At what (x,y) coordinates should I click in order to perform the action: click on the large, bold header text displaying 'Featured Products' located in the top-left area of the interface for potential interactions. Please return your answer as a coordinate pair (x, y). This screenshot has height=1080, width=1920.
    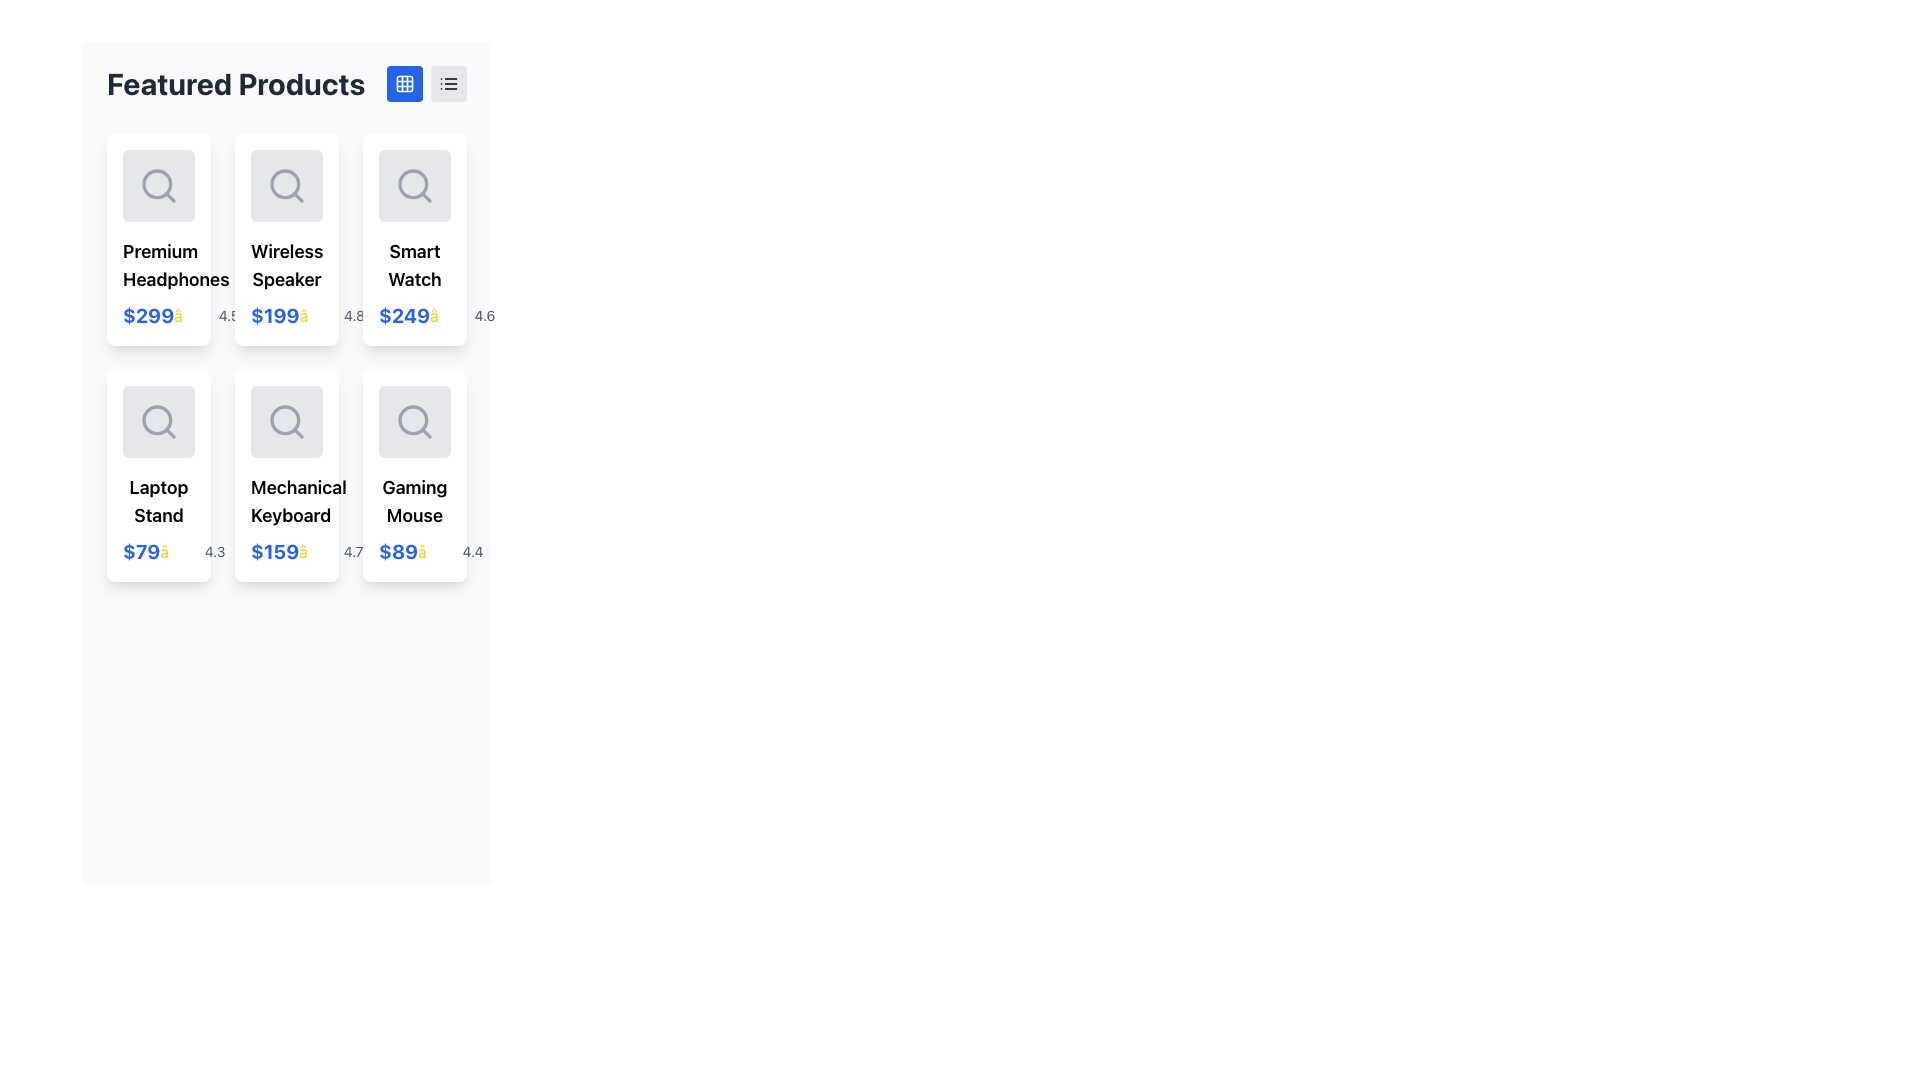
    Looking at the image, I should click on (236, 83).